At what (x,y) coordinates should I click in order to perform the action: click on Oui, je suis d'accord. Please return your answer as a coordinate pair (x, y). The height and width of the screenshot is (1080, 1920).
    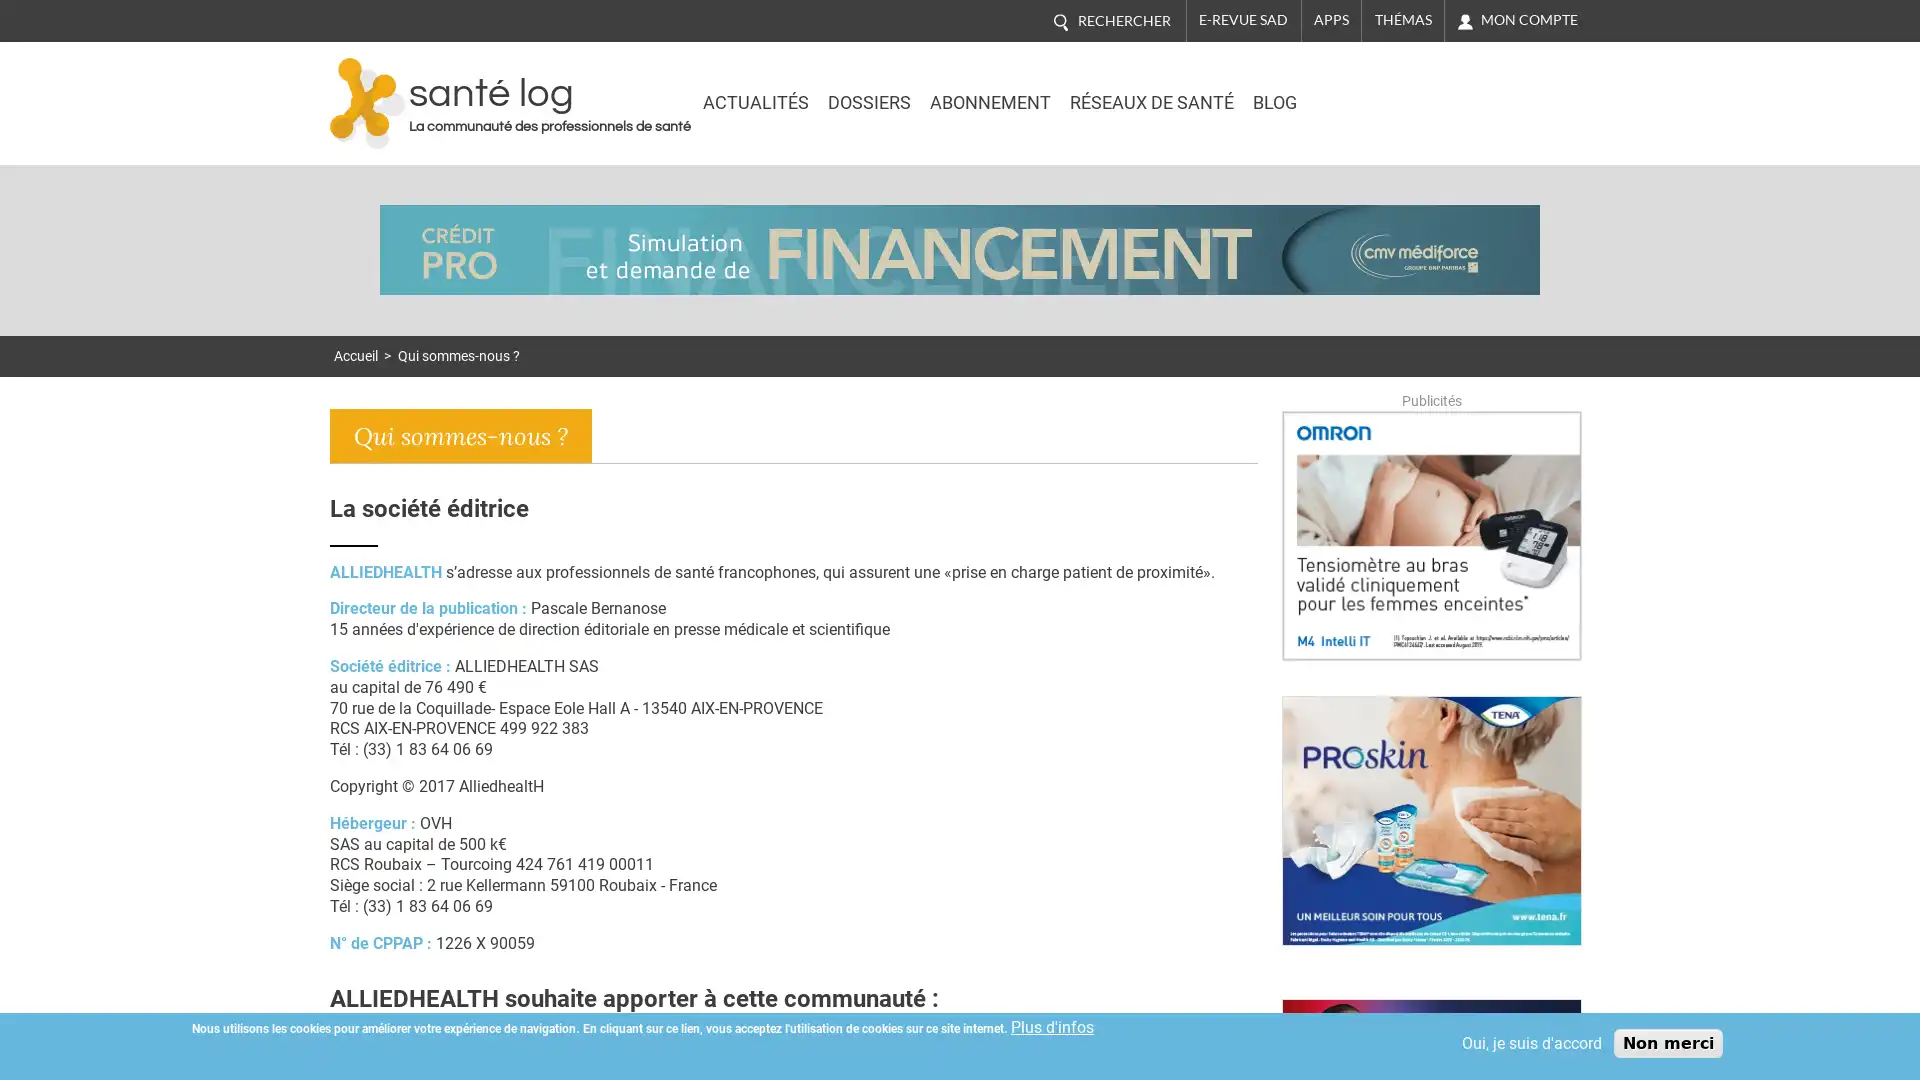
    Looking at the image, I should click on (1530, 1042).